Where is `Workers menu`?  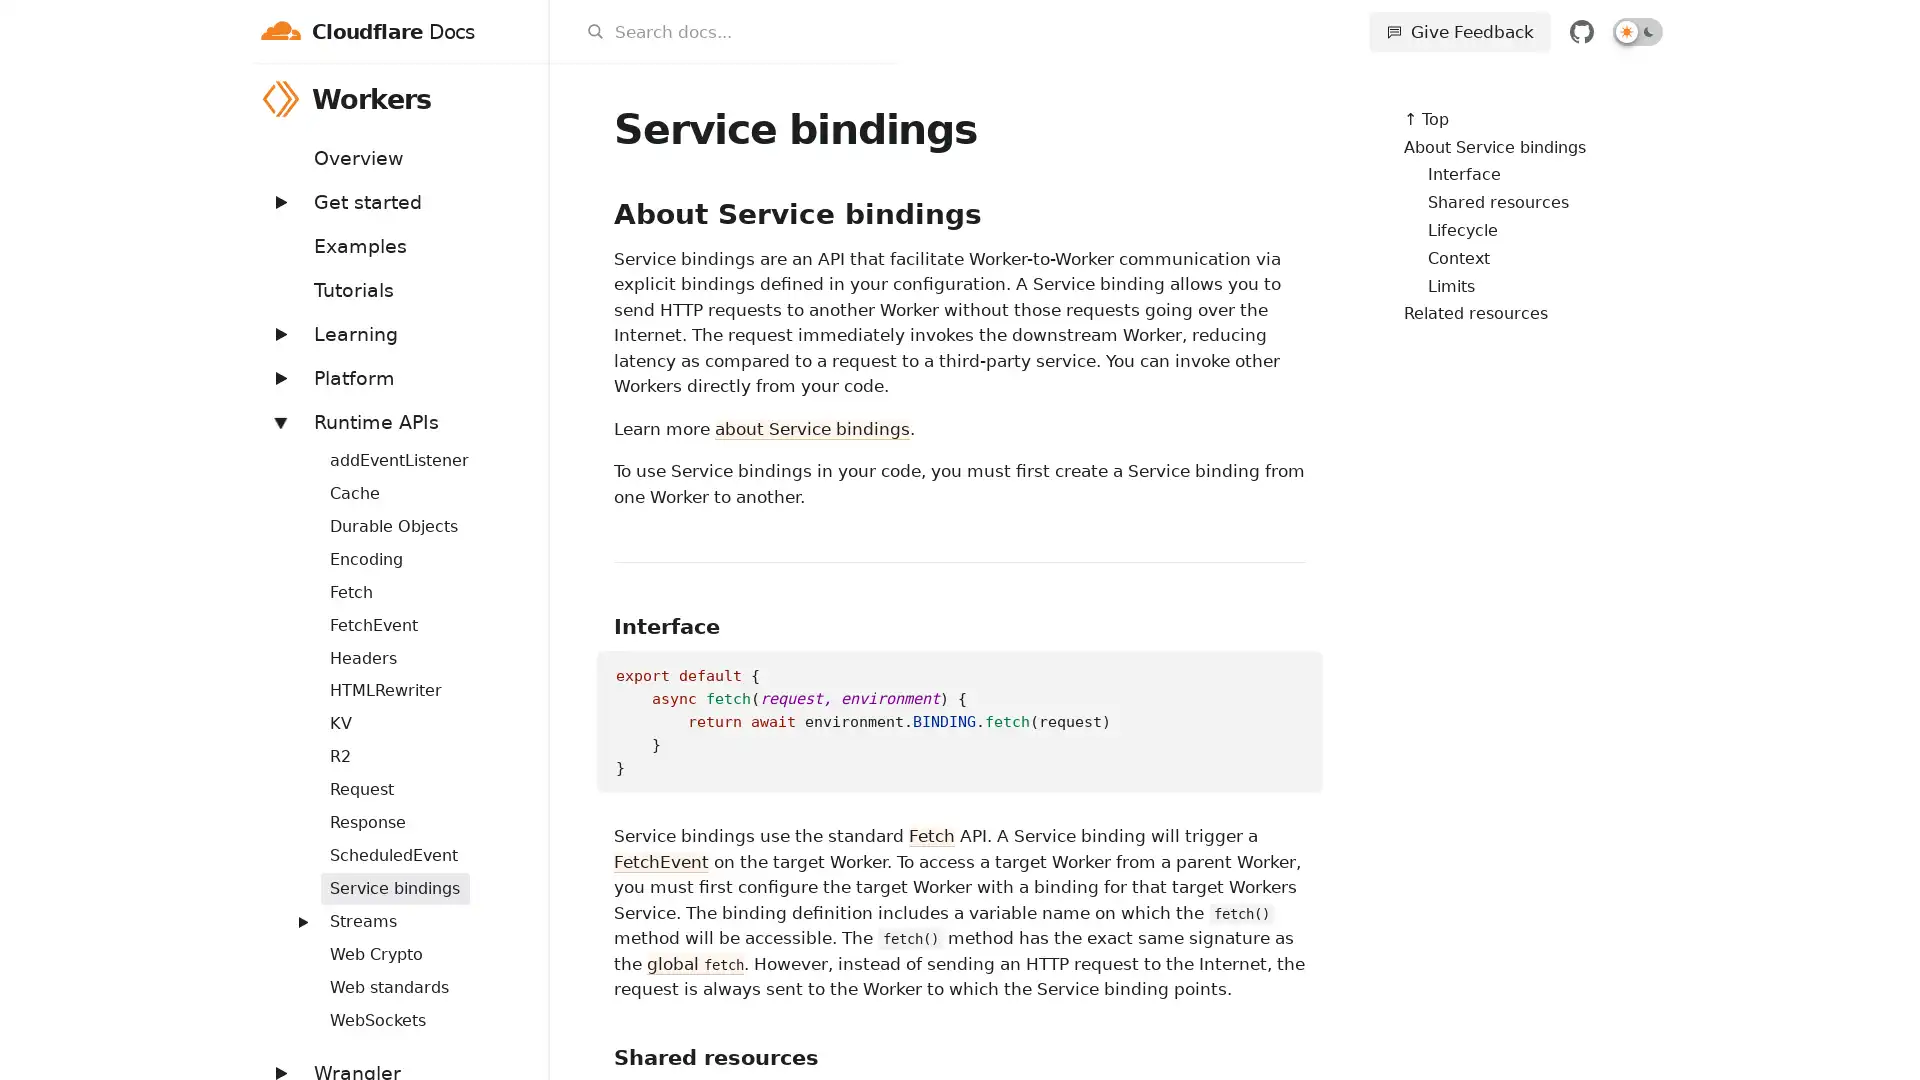 Workers menu is located at coordinates (522, 98).